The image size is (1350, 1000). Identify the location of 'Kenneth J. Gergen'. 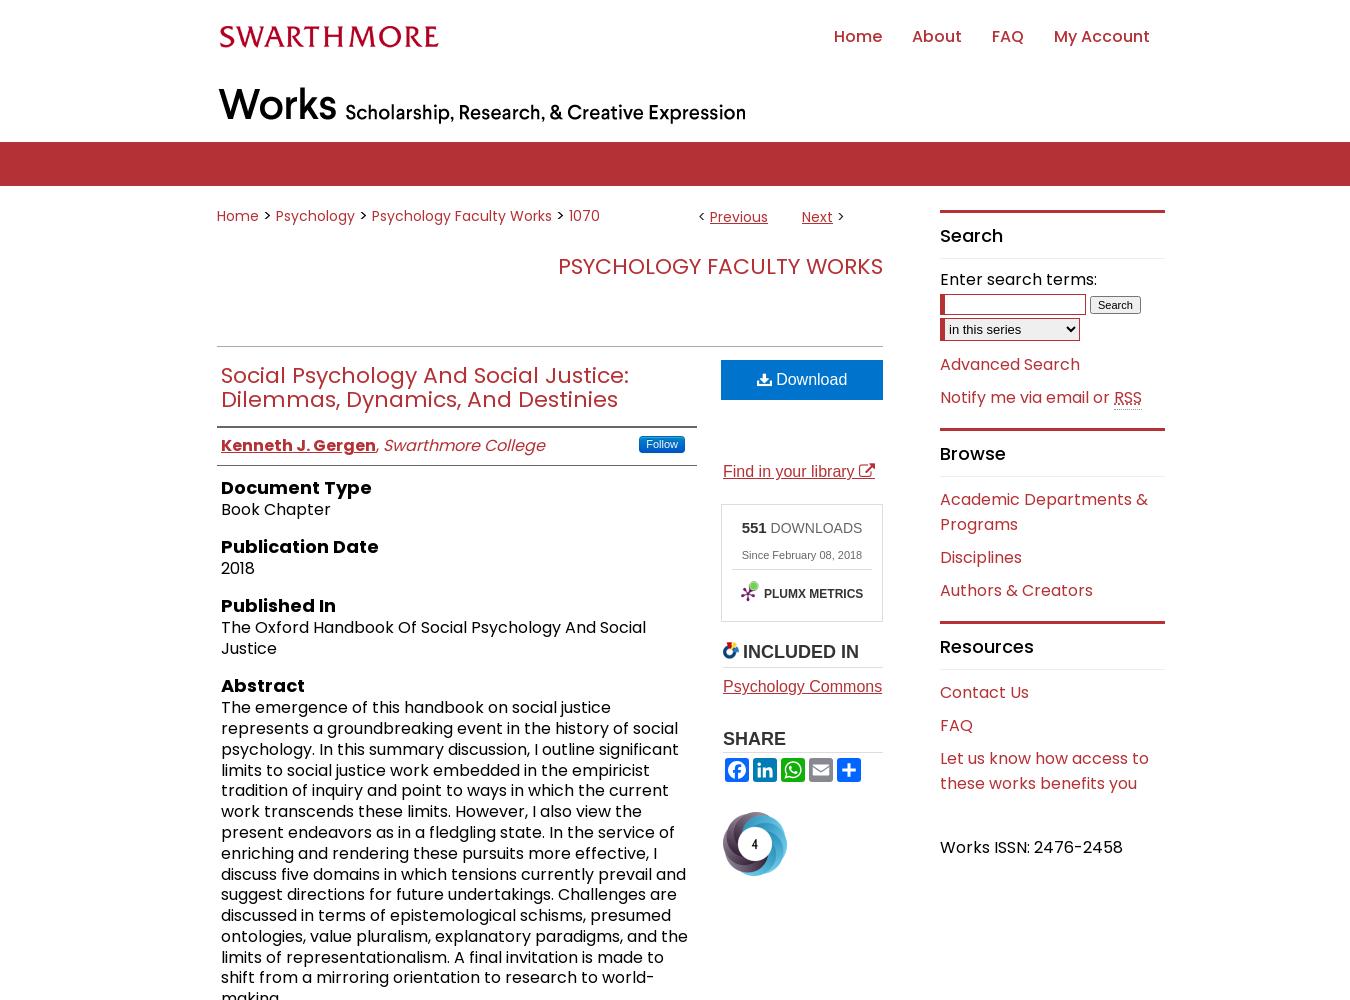
(297, 444).